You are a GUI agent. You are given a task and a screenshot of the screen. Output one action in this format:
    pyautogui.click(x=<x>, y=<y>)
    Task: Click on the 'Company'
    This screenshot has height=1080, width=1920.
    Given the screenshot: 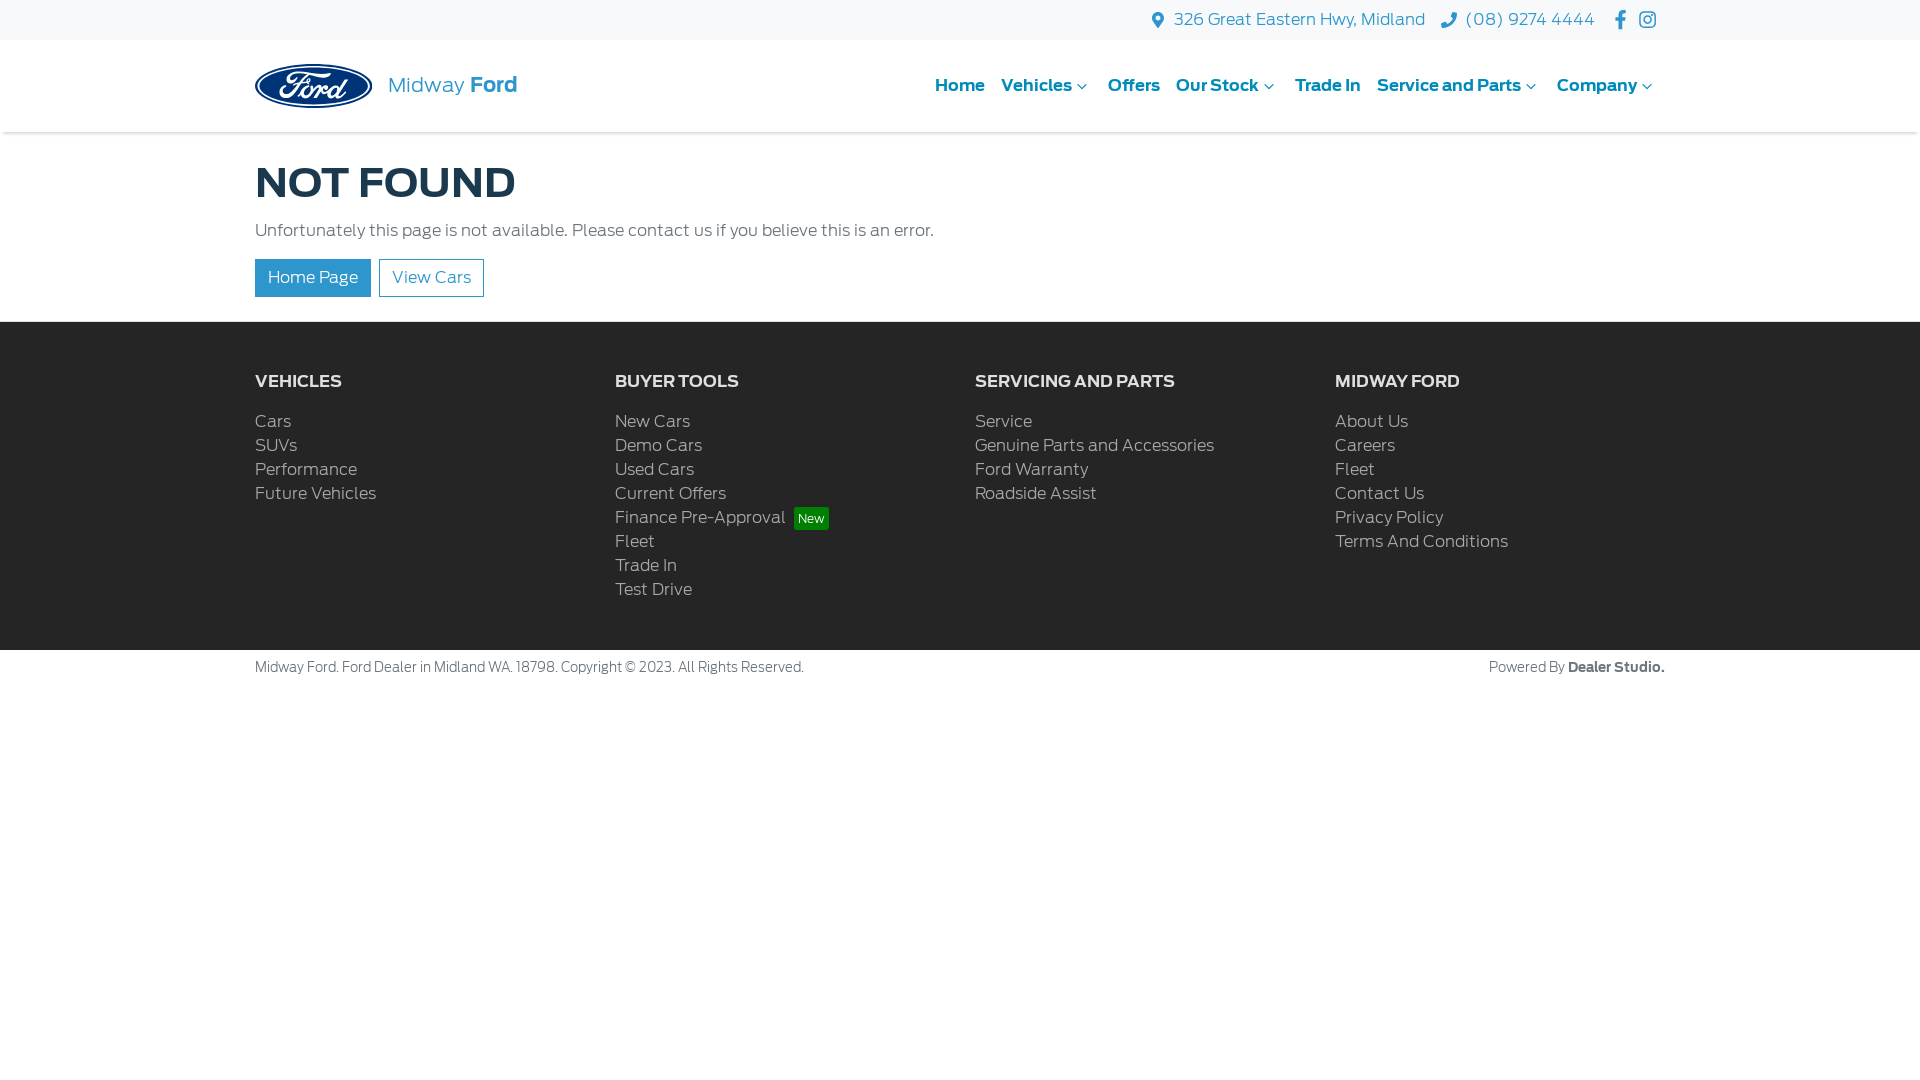 What is the action you would take?
    pyautogui.click(x=1607, y=84)
    